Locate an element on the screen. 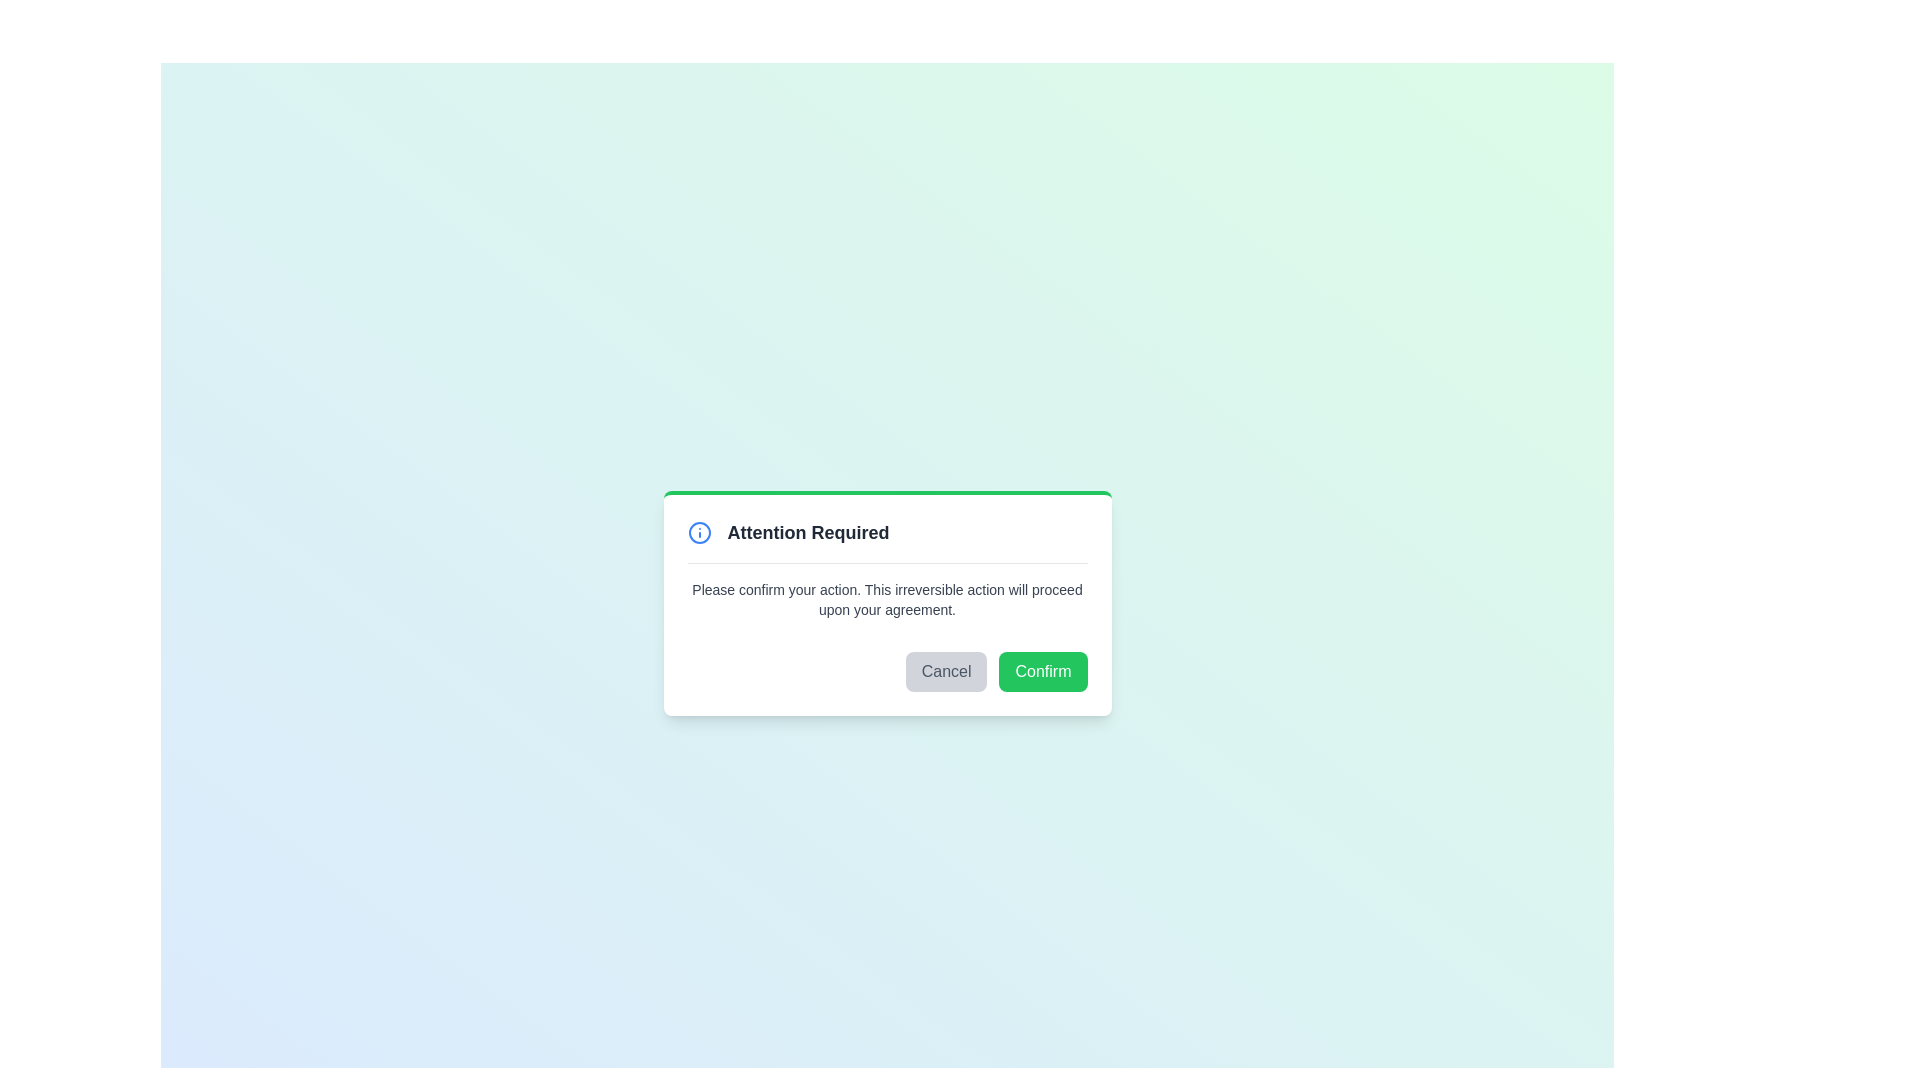 The image size is (1920, 1080). the text label that conveys the message 'Please confirm your action. This irreversible action will proceed upon your agreement.' located in the modal dialog box below the heading 'Attention Required' is located at coordinates (886, 598).